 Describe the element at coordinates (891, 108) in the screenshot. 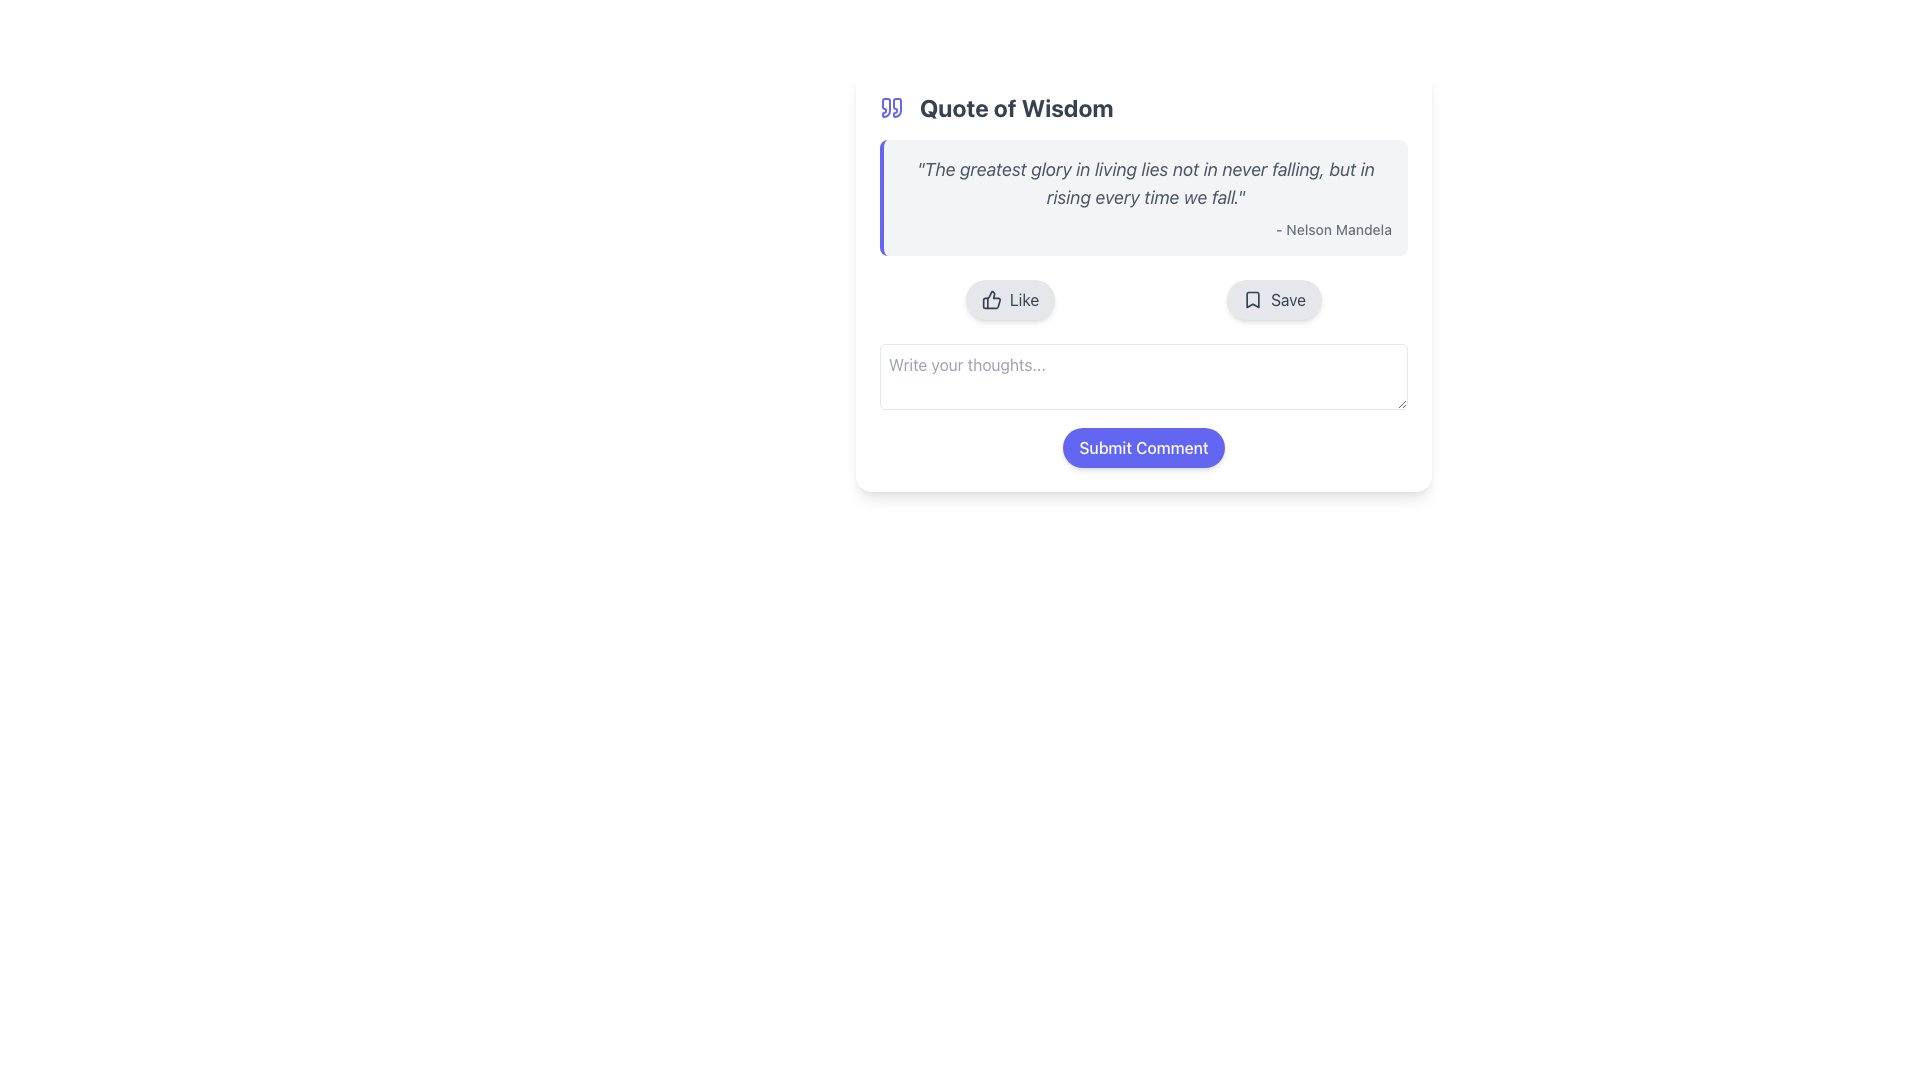

I see `the decorative icon located to the left of the heading 'Quote of Wisdom'` at that location.